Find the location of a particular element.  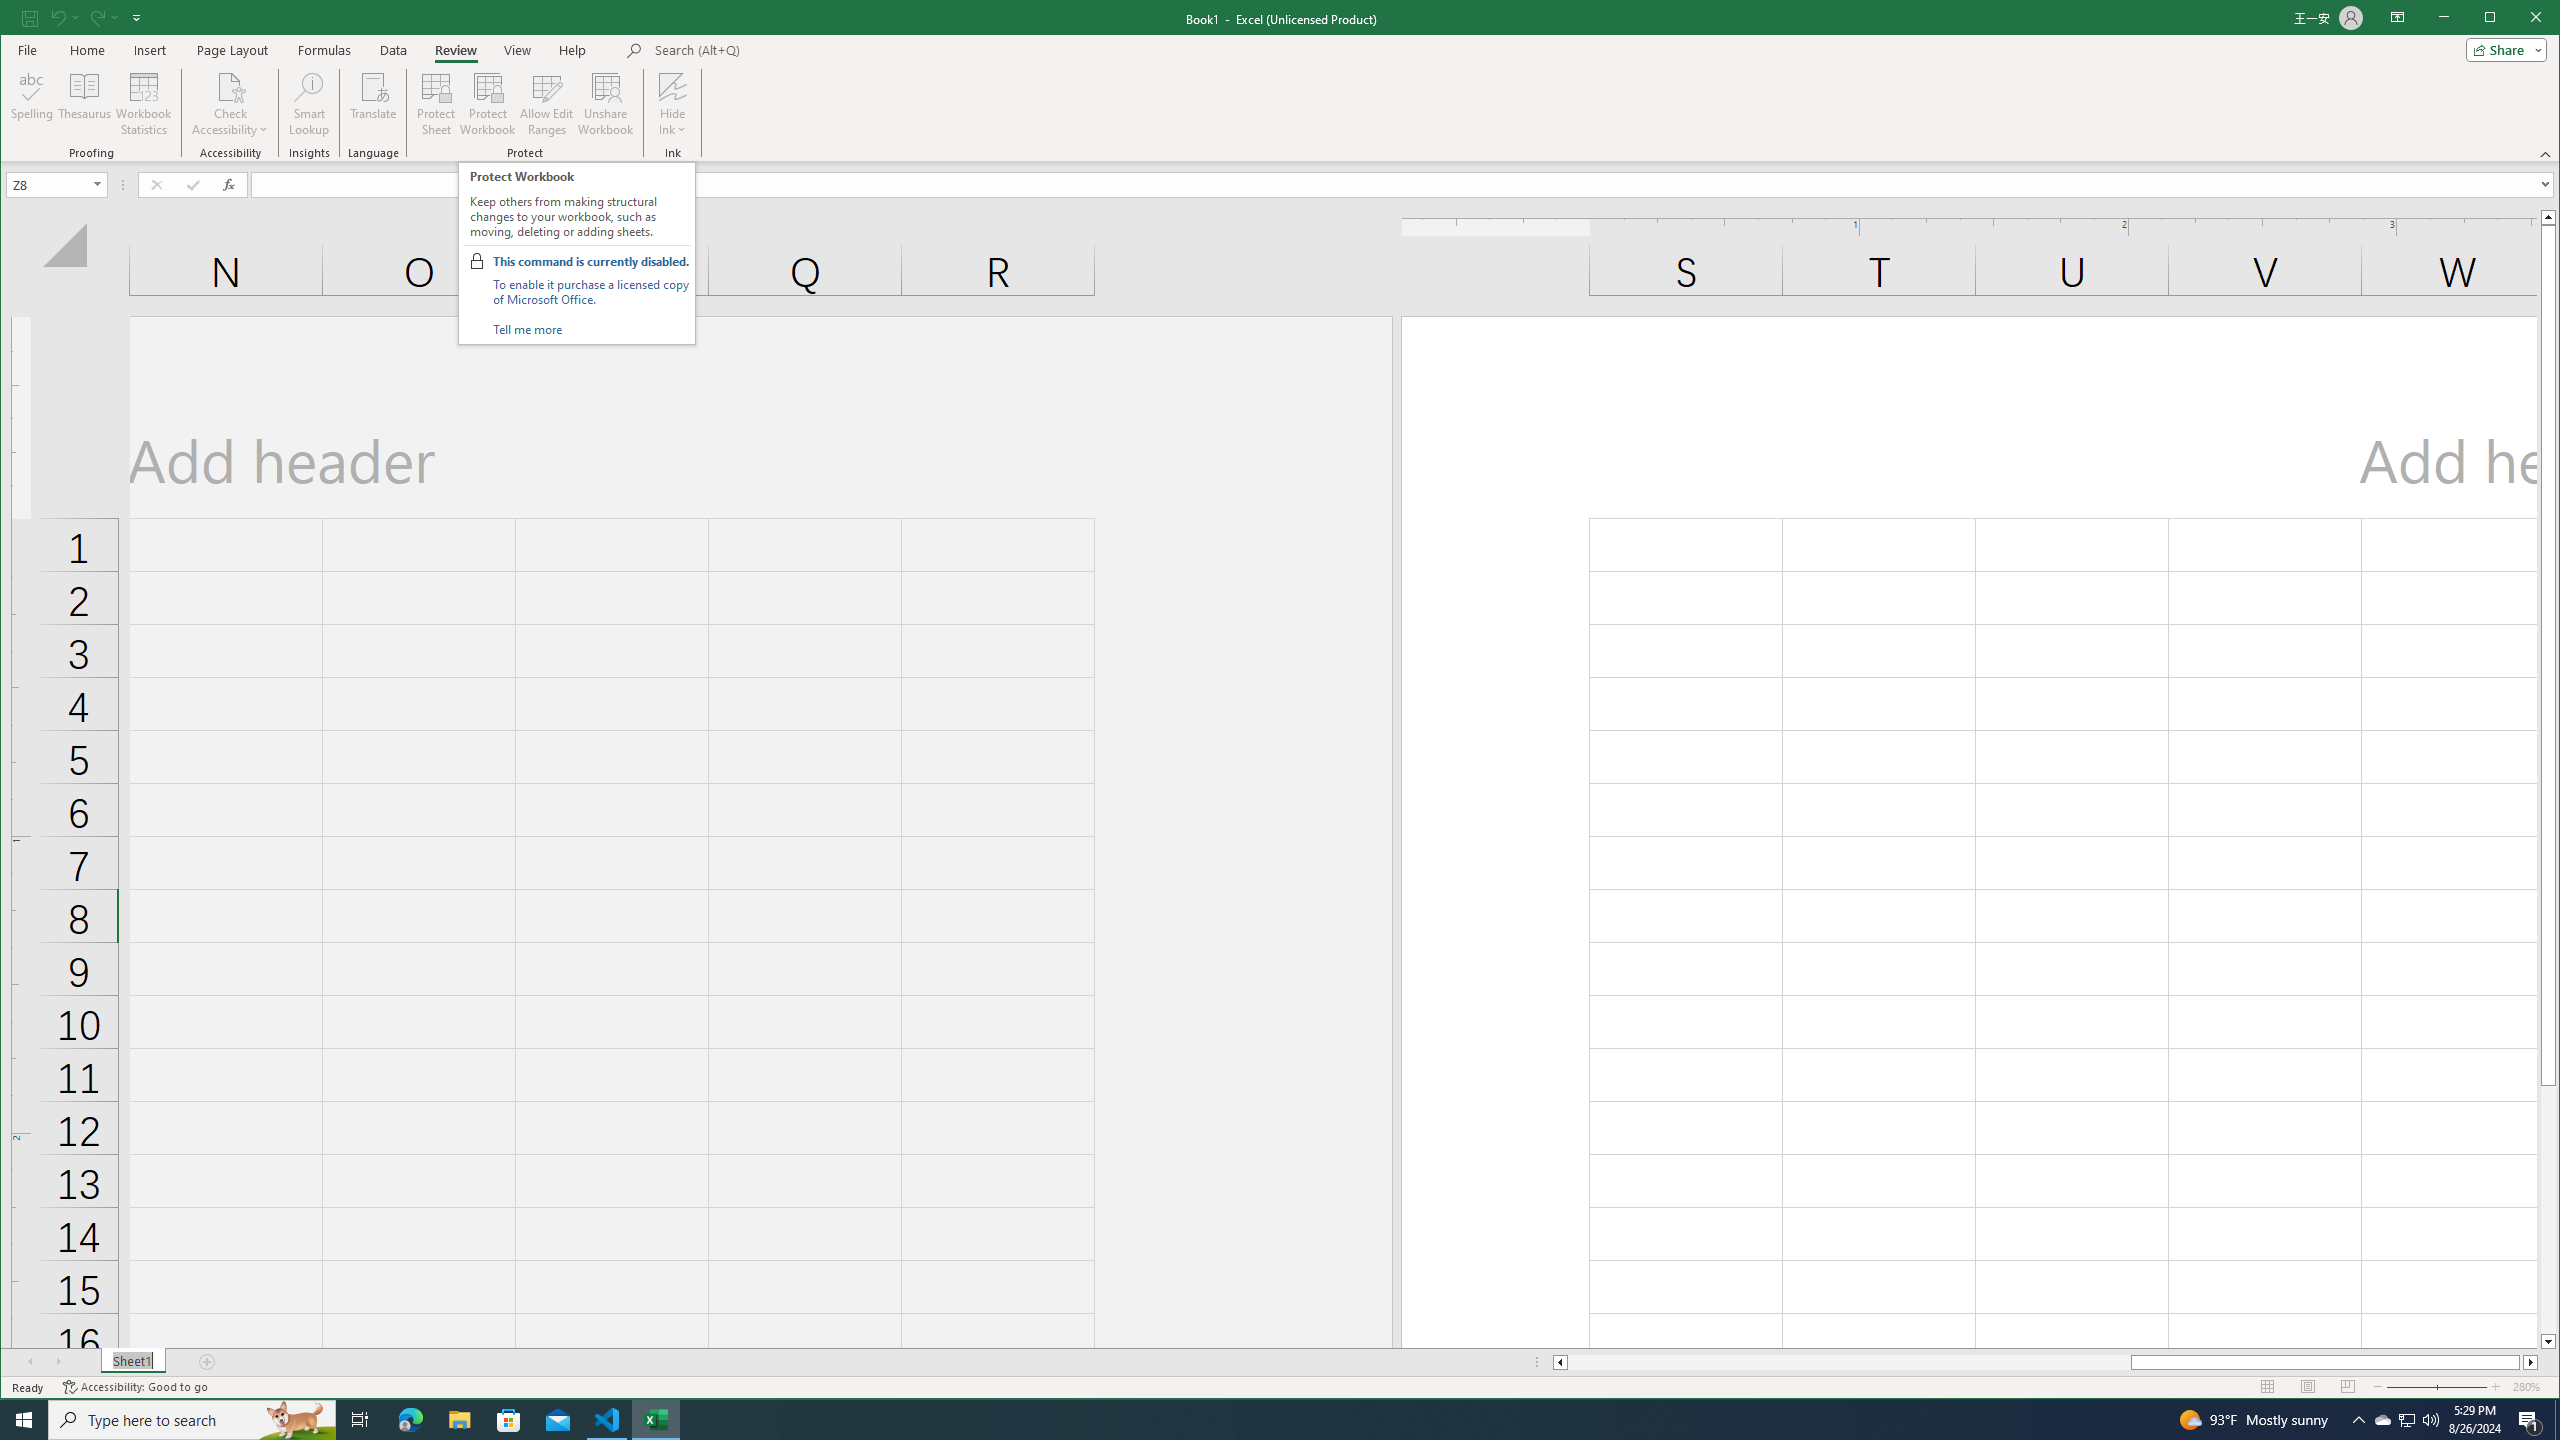

'Formulas' is located at coordinates (325, 49).